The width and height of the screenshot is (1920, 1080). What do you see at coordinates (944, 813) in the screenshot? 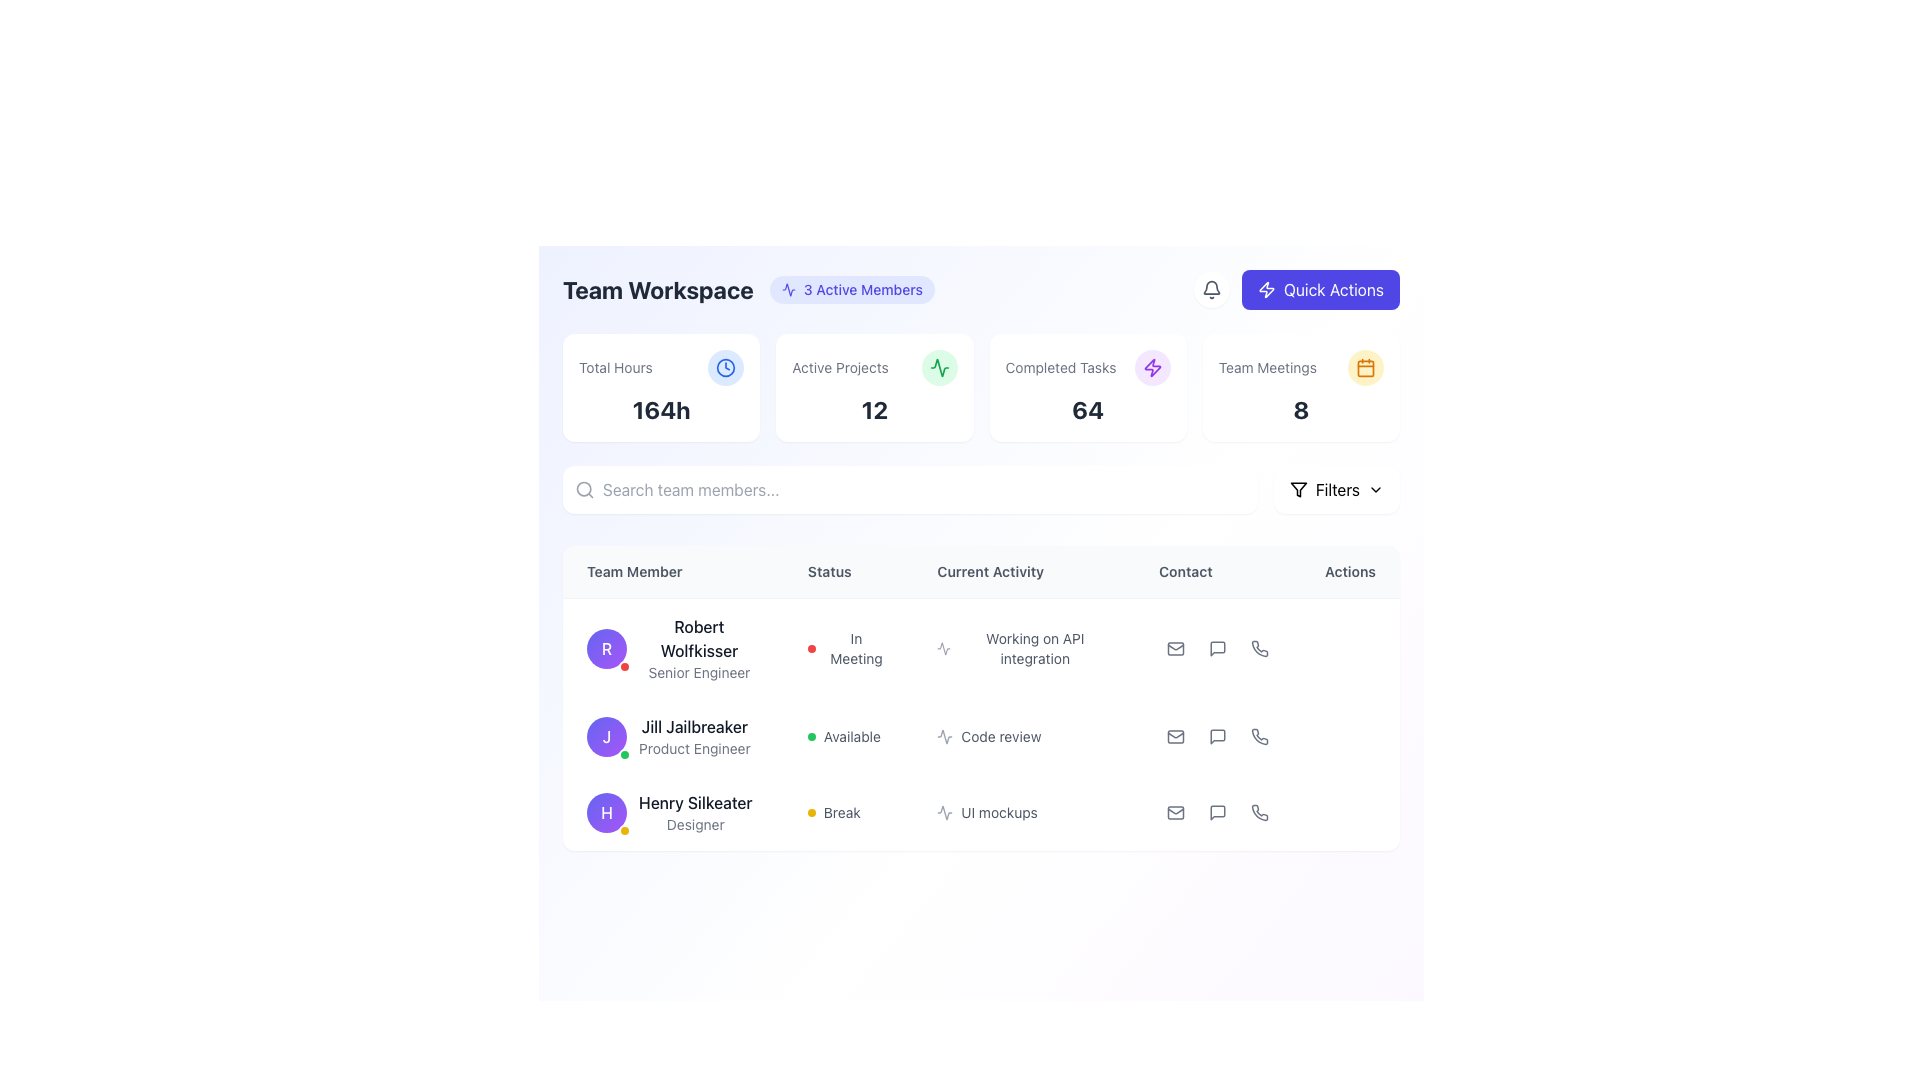
I see `the activity status icon located in the 'Team Workspace' interface under the 'Current Activity' column for the first team member row` at bounding box center [944, 813].